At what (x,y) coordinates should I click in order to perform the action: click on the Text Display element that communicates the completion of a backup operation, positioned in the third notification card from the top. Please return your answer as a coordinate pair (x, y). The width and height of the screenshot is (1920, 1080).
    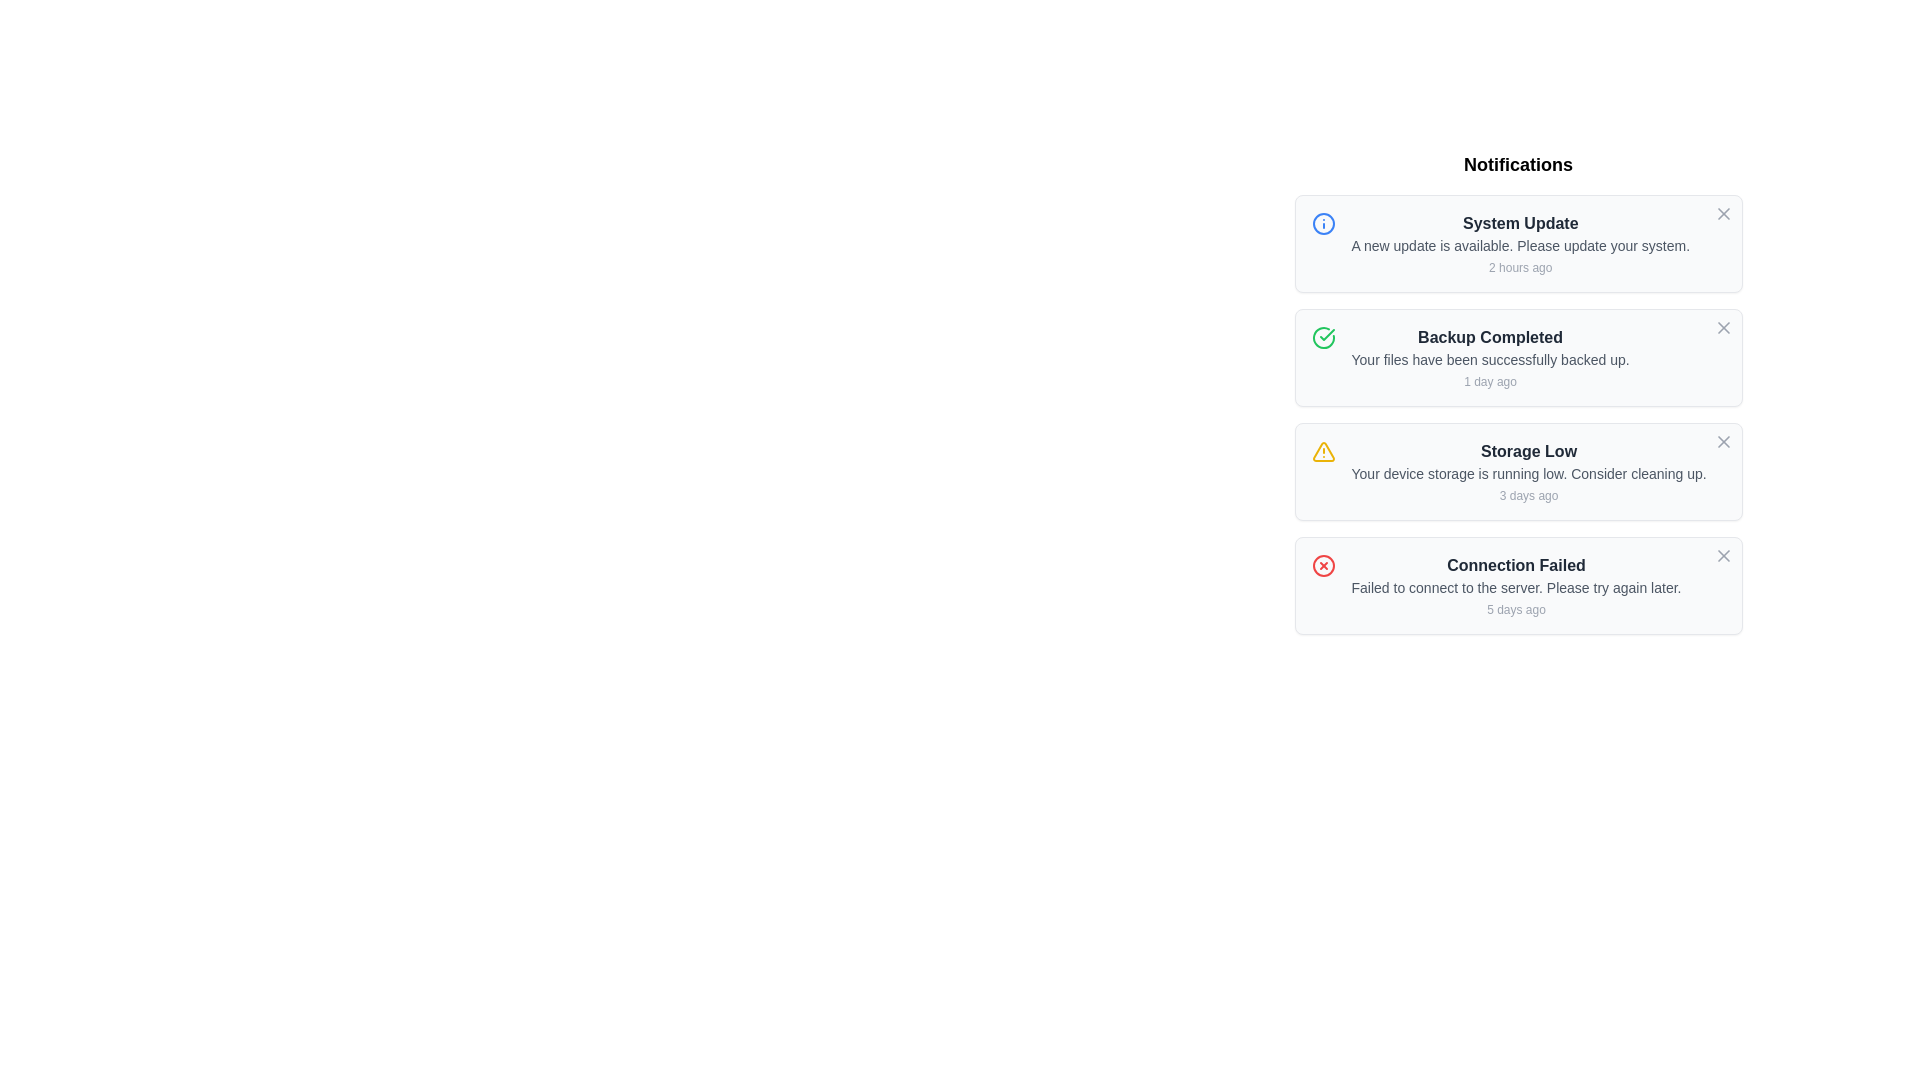
    Looking at the image, I should click on (1489, 357).